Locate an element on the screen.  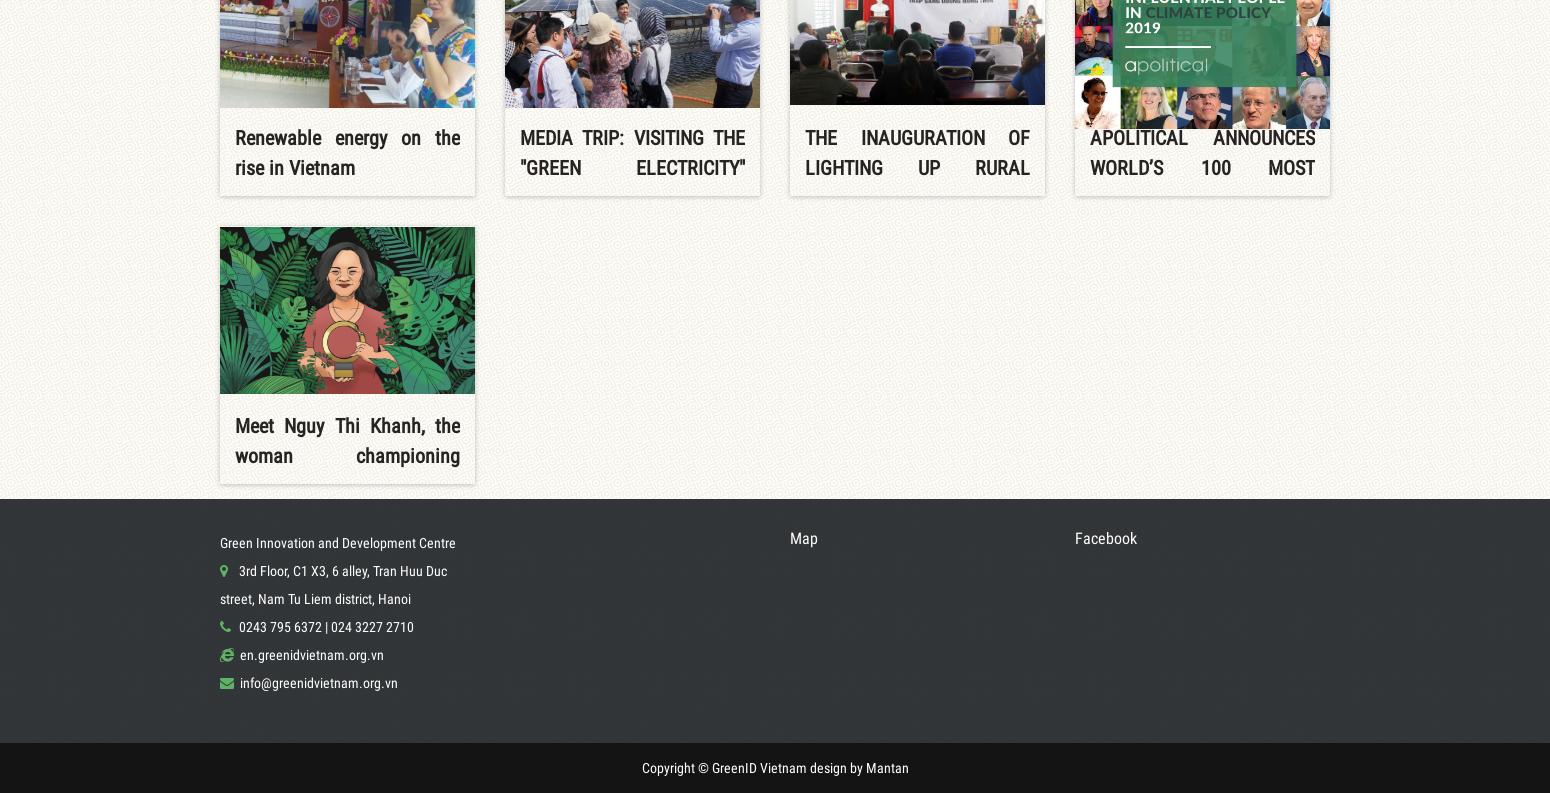
'Map' is located at coordinates (802, 536).